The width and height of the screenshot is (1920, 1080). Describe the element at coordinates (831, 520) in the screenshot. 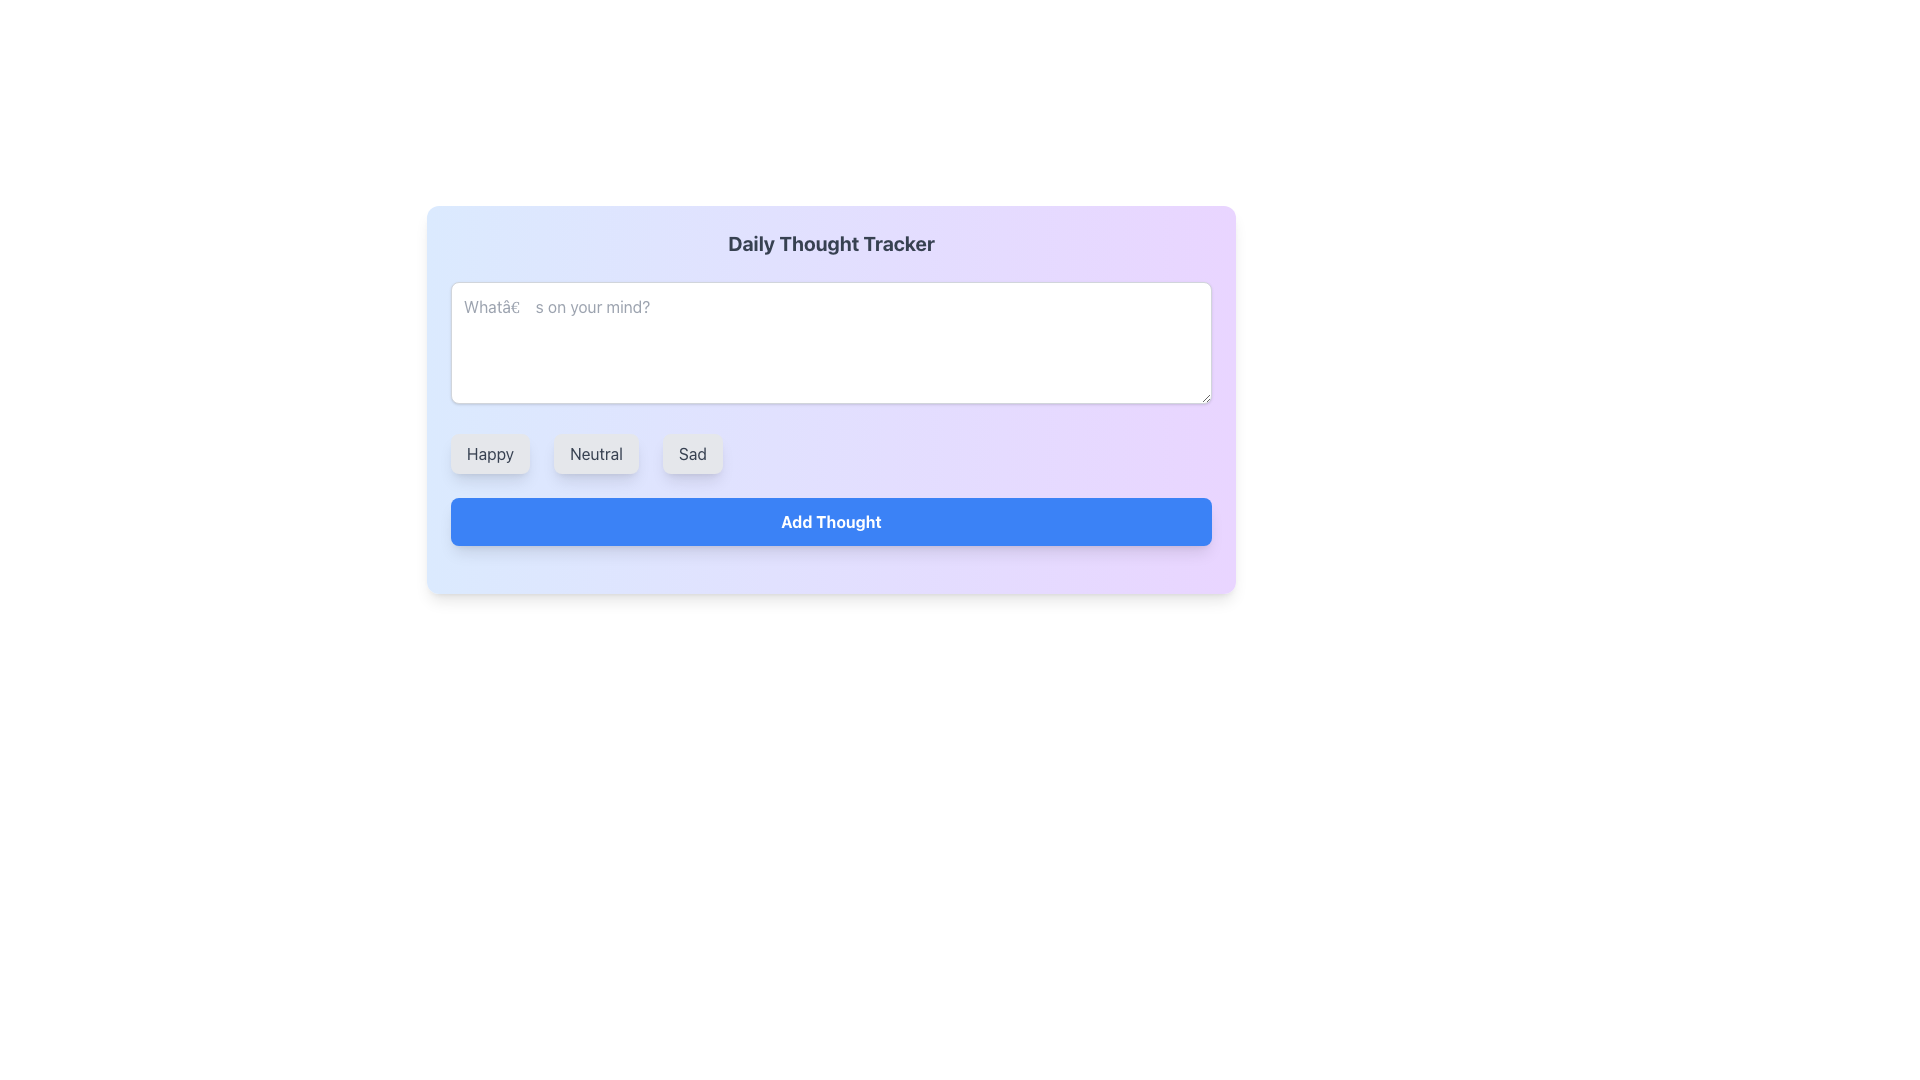

I see `the 'Add Thought' button located at the bottom of the 'Daily Thought Tracker' section` at that location.